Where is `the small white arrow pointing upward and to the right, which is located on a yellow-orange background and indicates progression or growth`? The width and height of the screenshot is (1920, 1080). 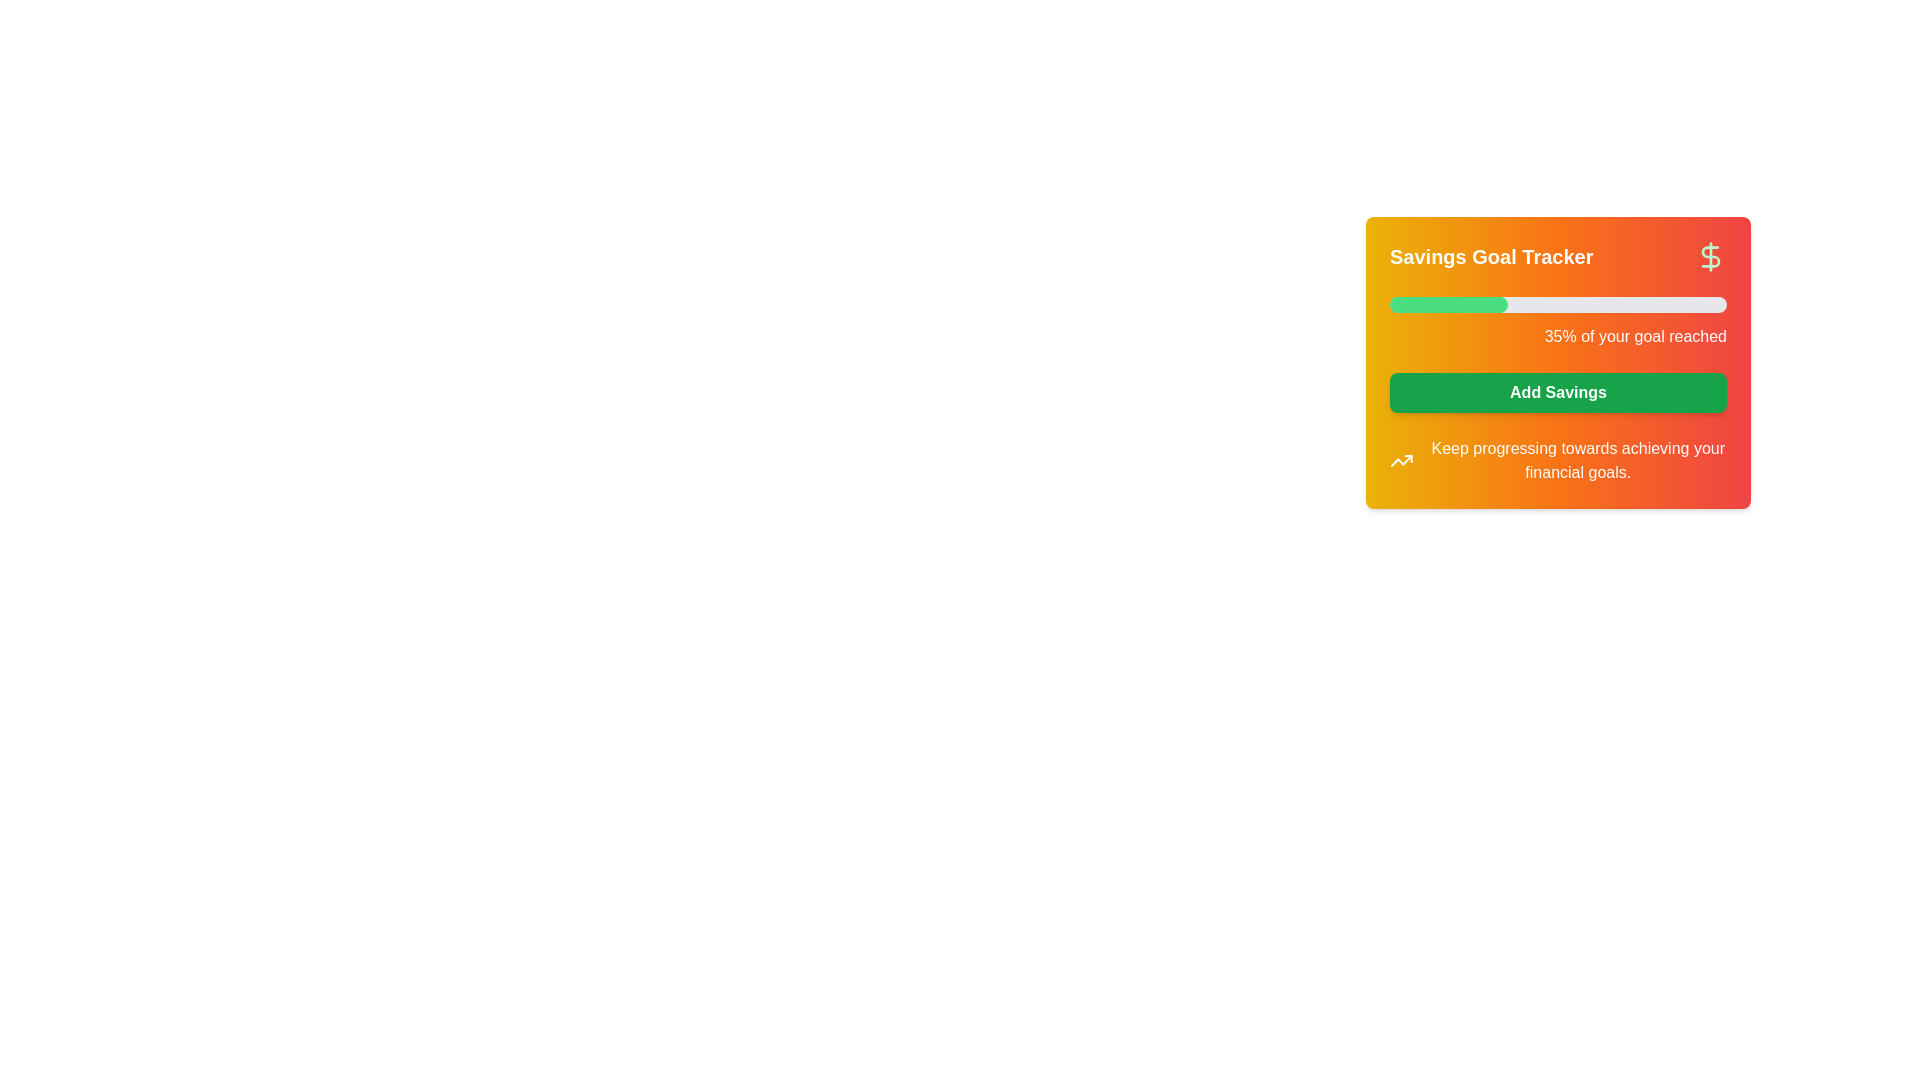 the small white arrow pointing upward and to the right, which is located on a yellow-orange background and indicates progression or growth is located at coordinates (1400, 461).